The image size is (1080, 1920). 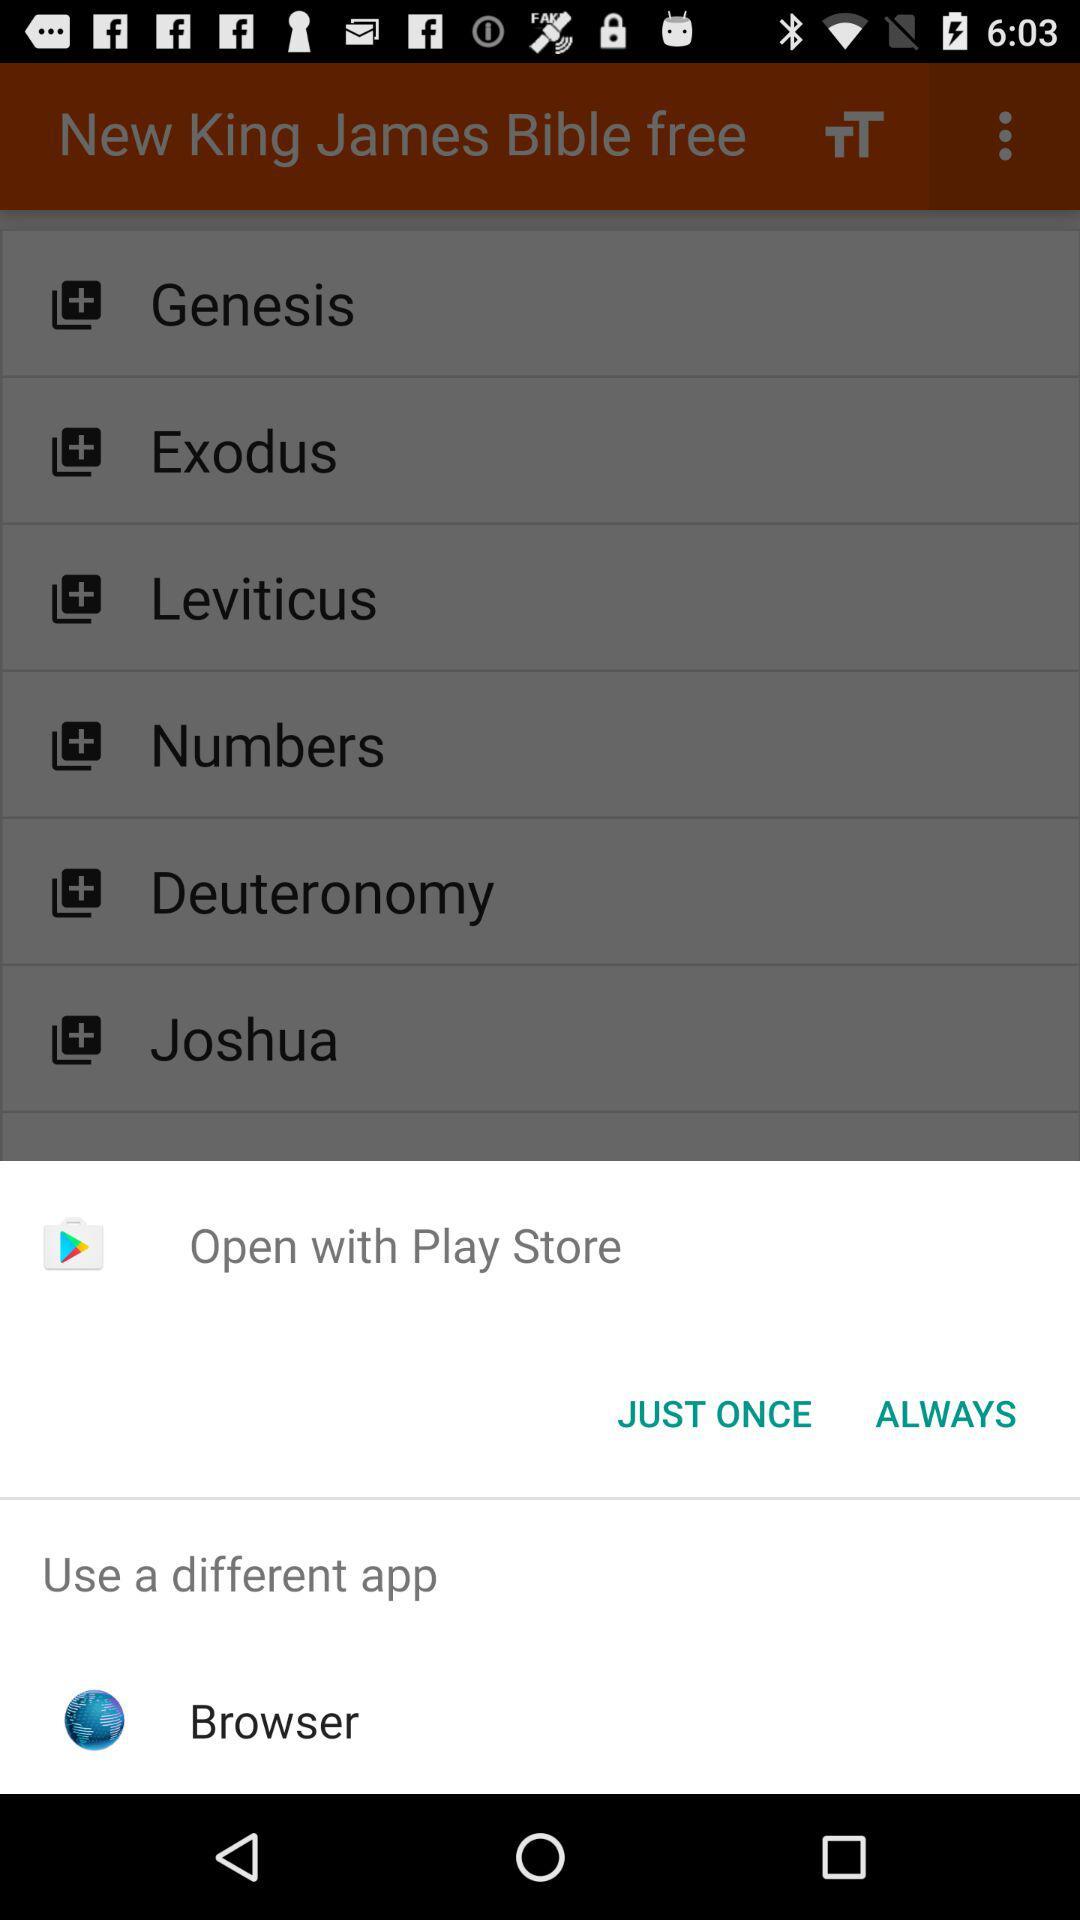 What do you see at coordinates (945, 1411) in the screenshot?
I see `the icon next to the just once` at bounding box center [945, 1411].